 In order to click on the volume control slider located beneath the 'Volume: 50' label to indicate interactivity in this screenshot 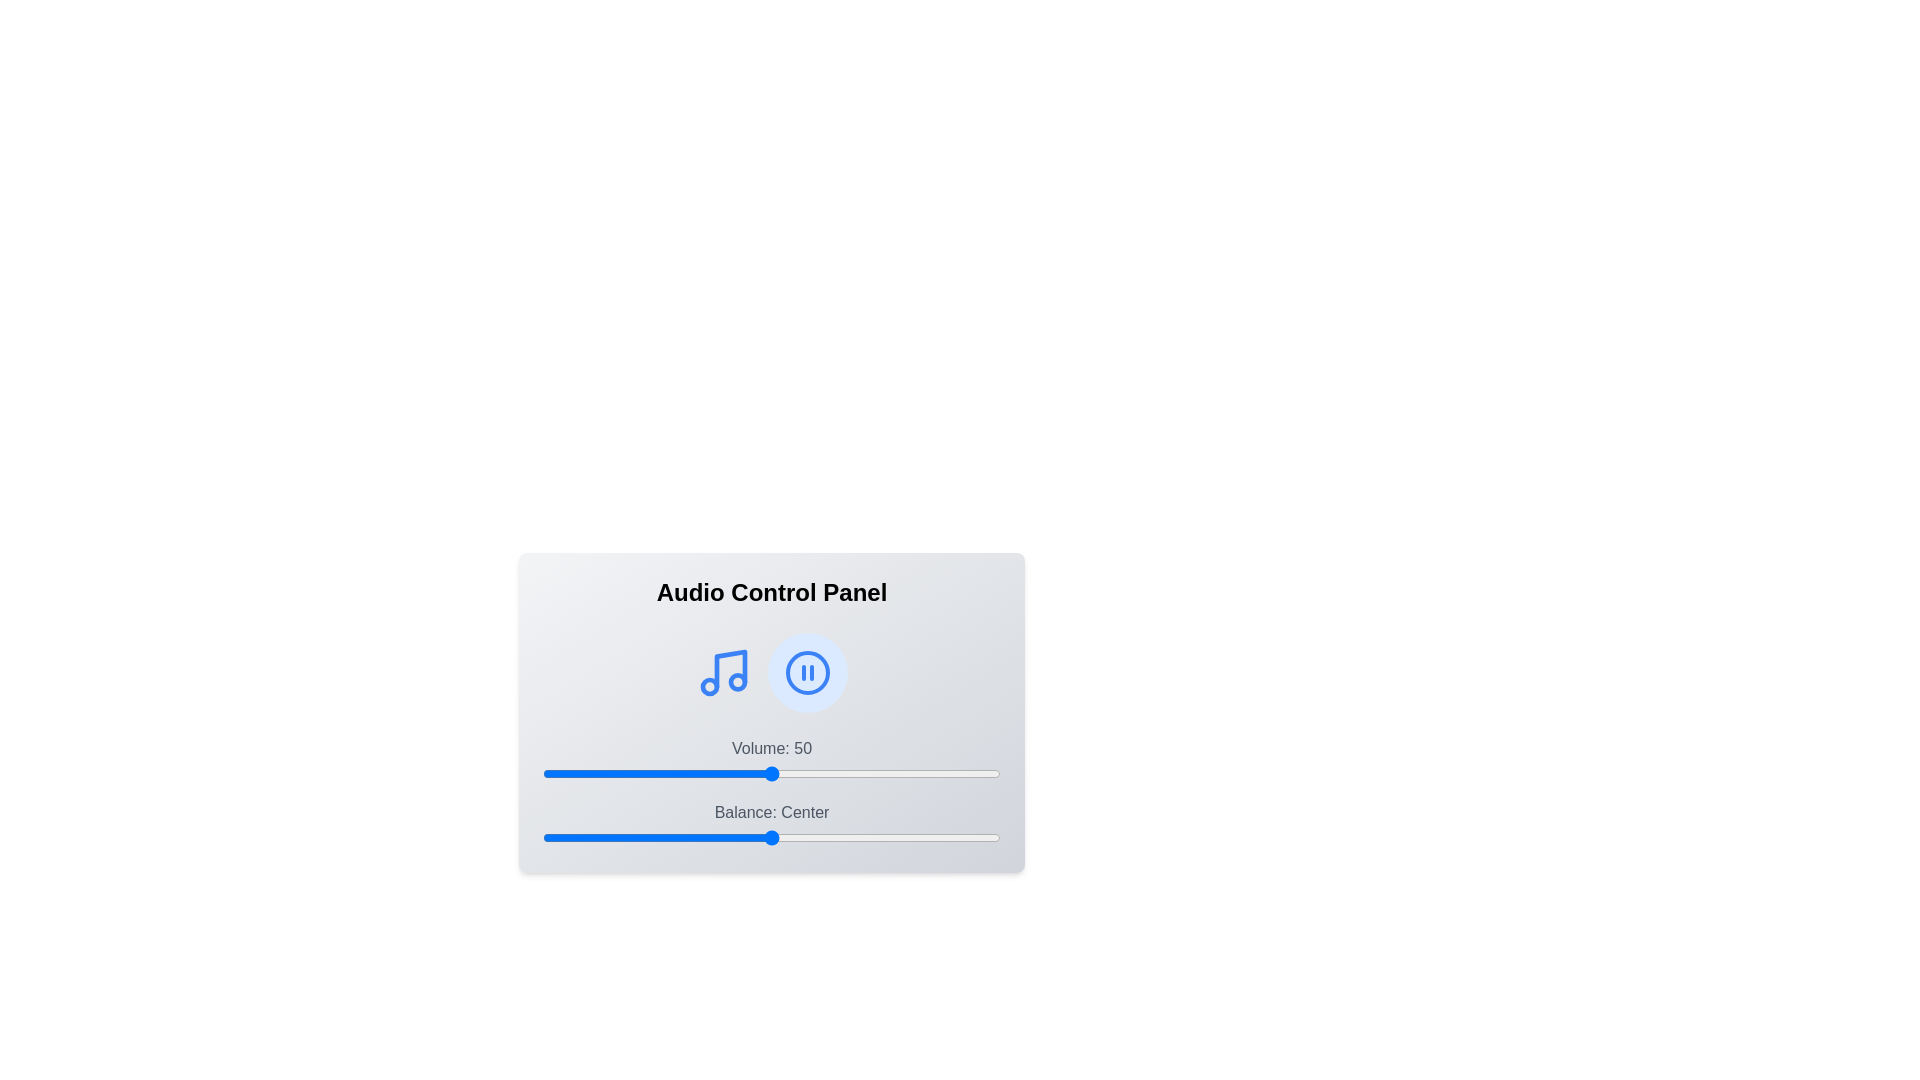, I will do `click(771, 773)`.